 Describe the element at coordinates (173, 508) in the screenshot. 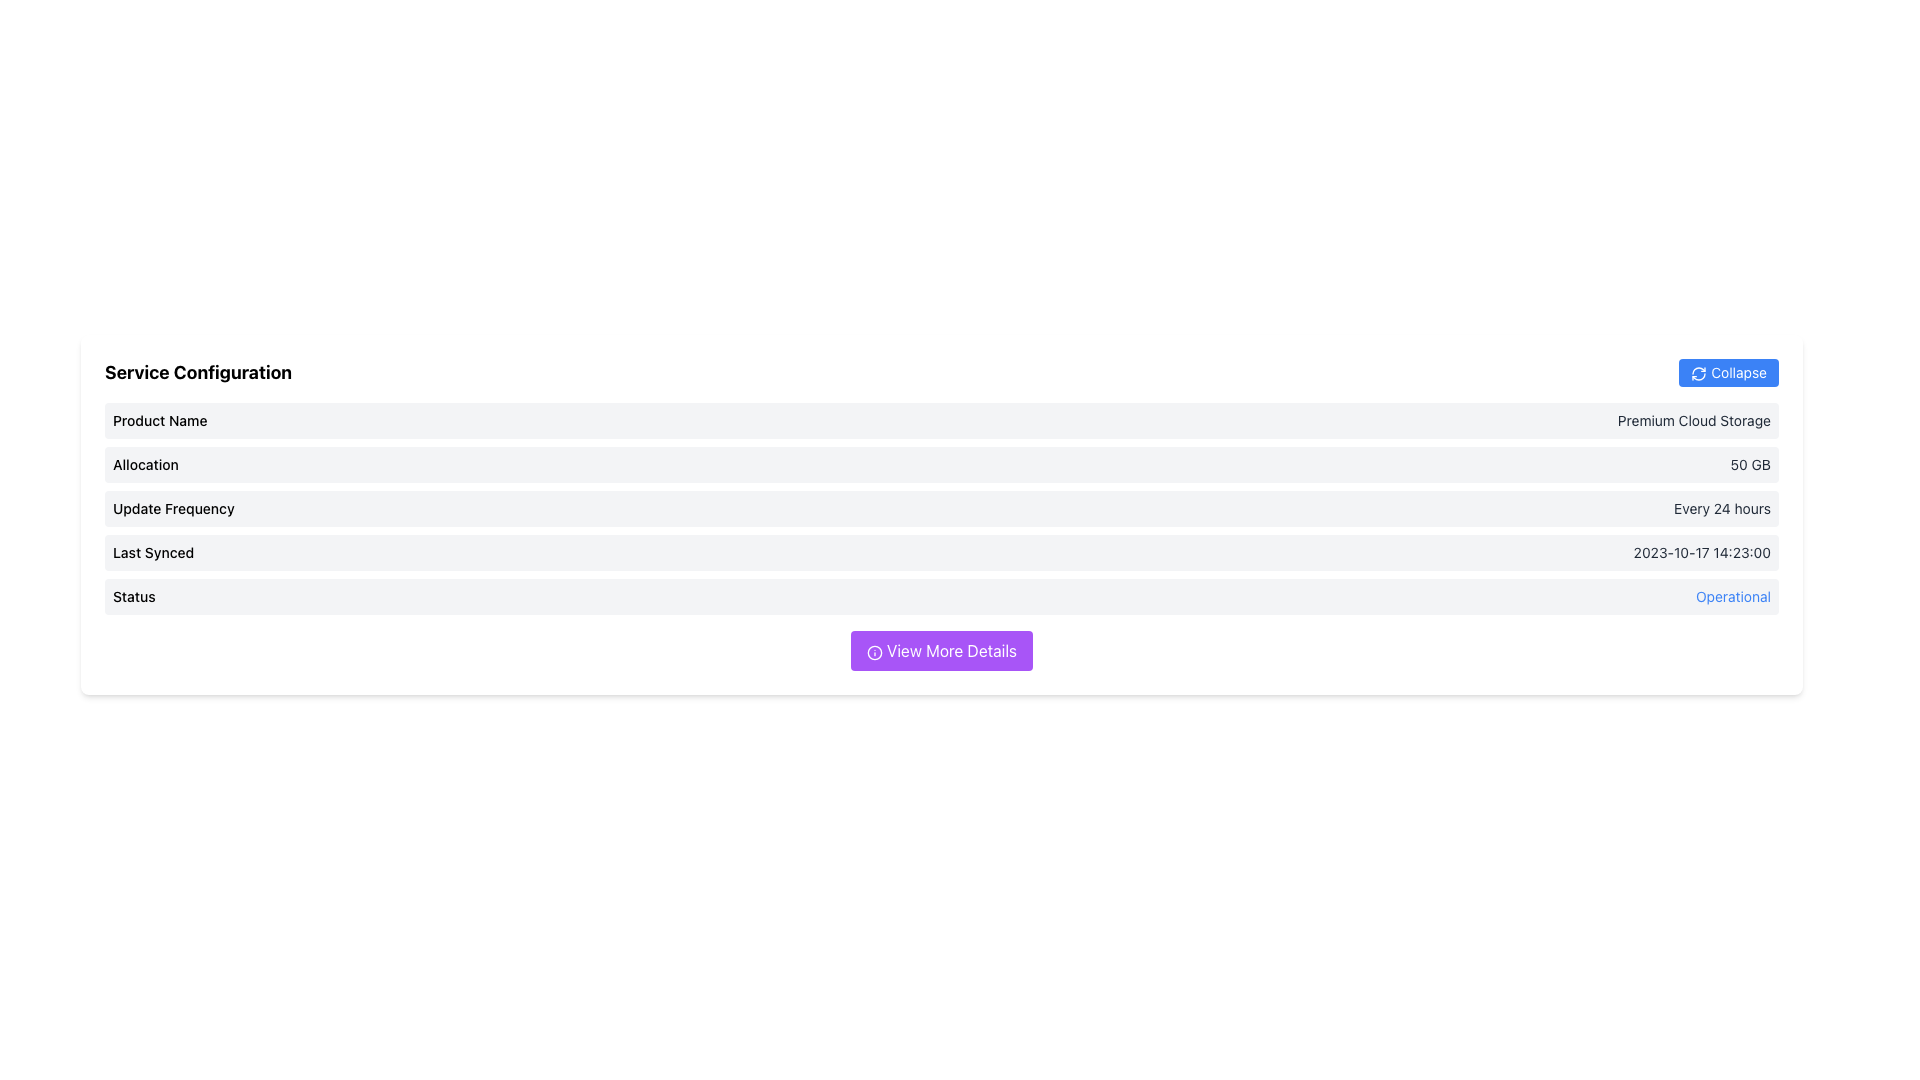

I see `the descriptive text label that provides a title for the information on its right, which is 'Every 24 hours', located in the 'Service Configuration' section` at that location.